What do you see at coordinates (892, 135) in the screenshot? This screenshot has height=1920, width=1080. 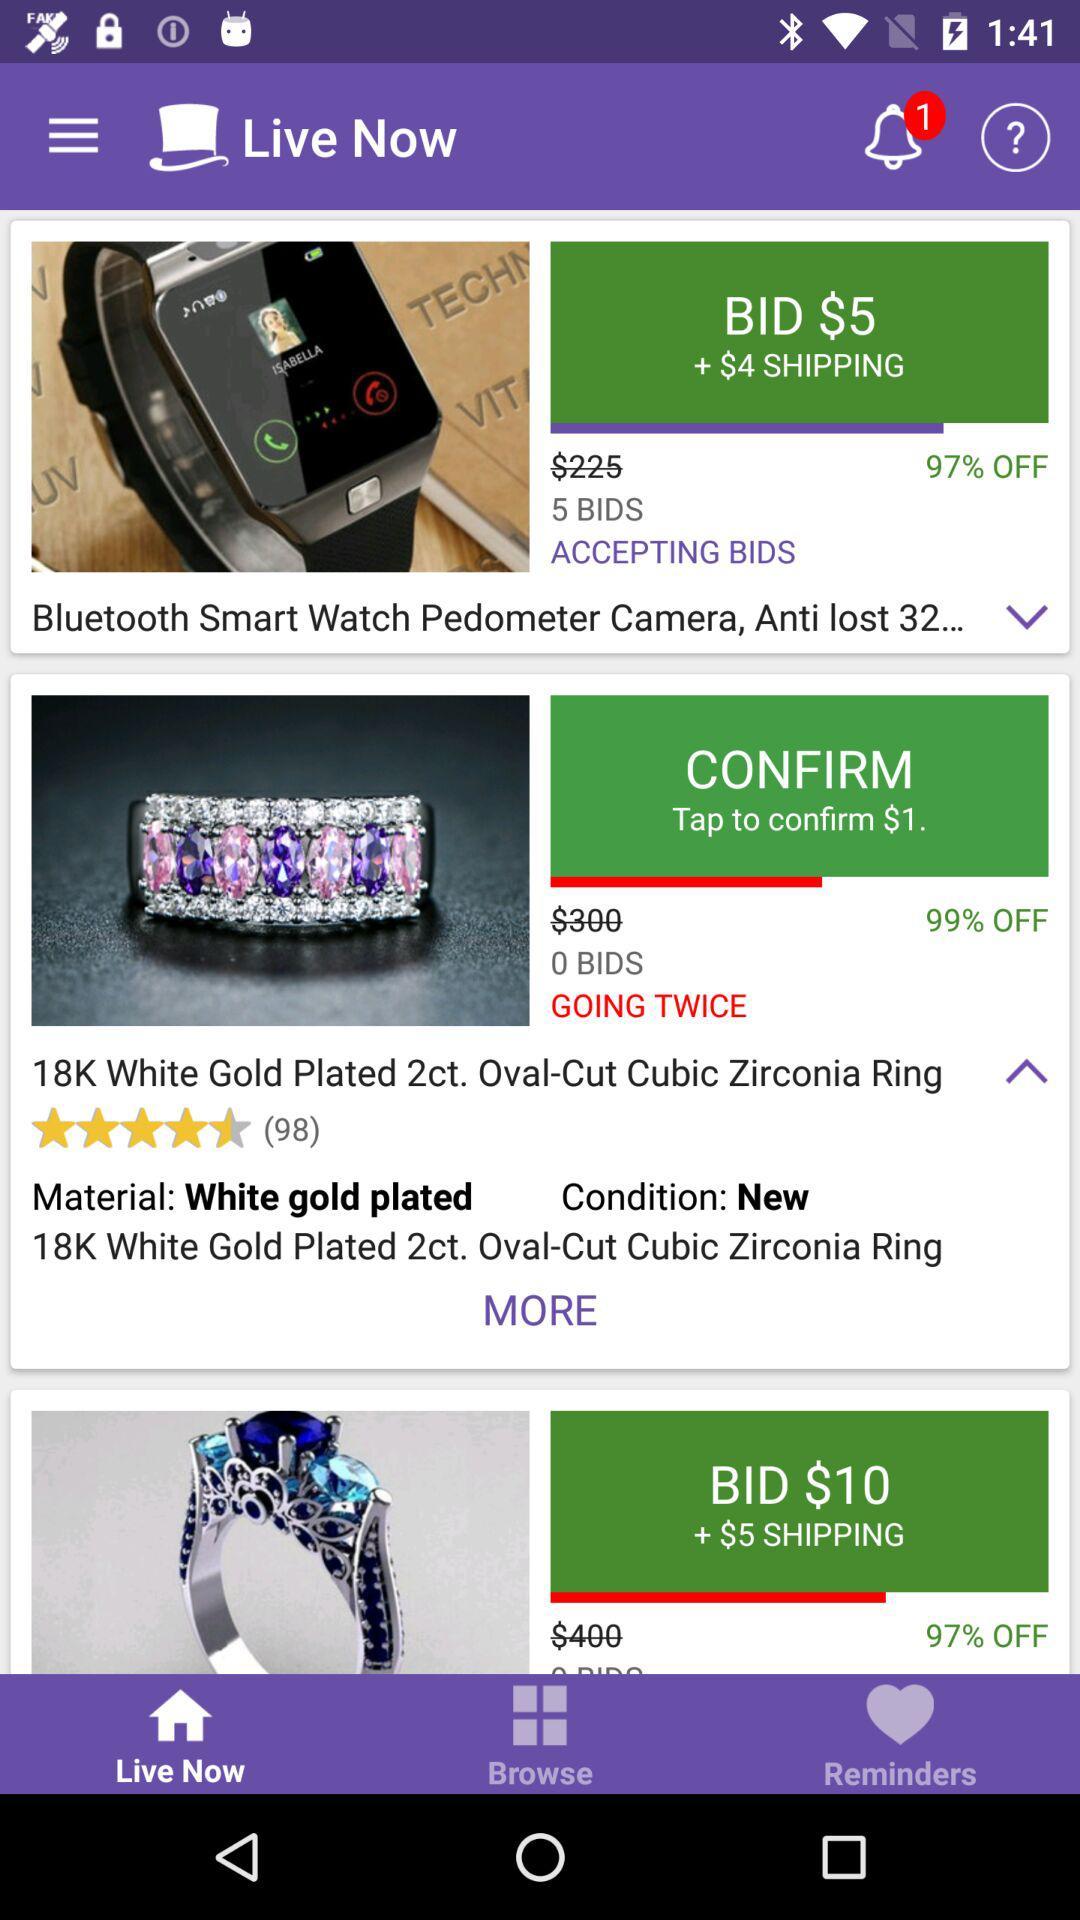 I see `new alert` at bounding box center [892, 135].